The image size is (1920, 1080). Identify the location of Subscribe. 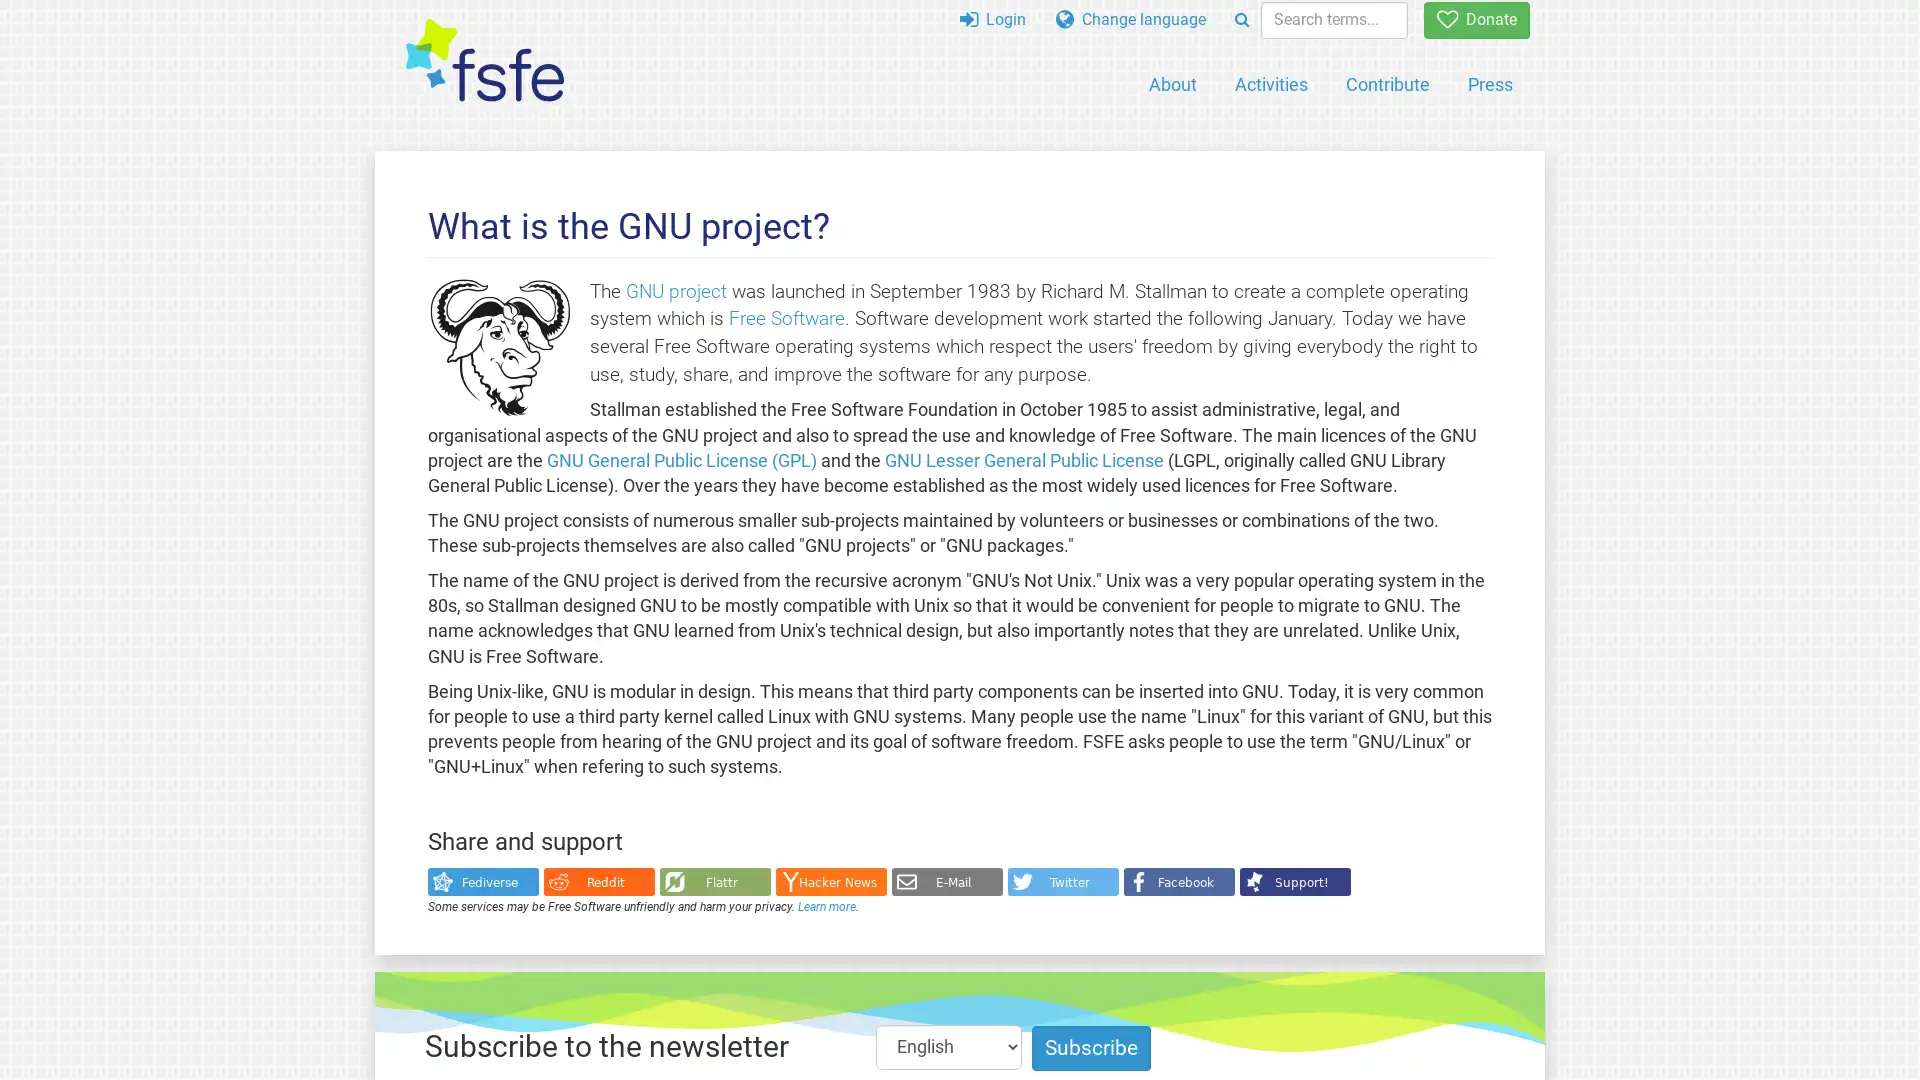
(1090, 1047).